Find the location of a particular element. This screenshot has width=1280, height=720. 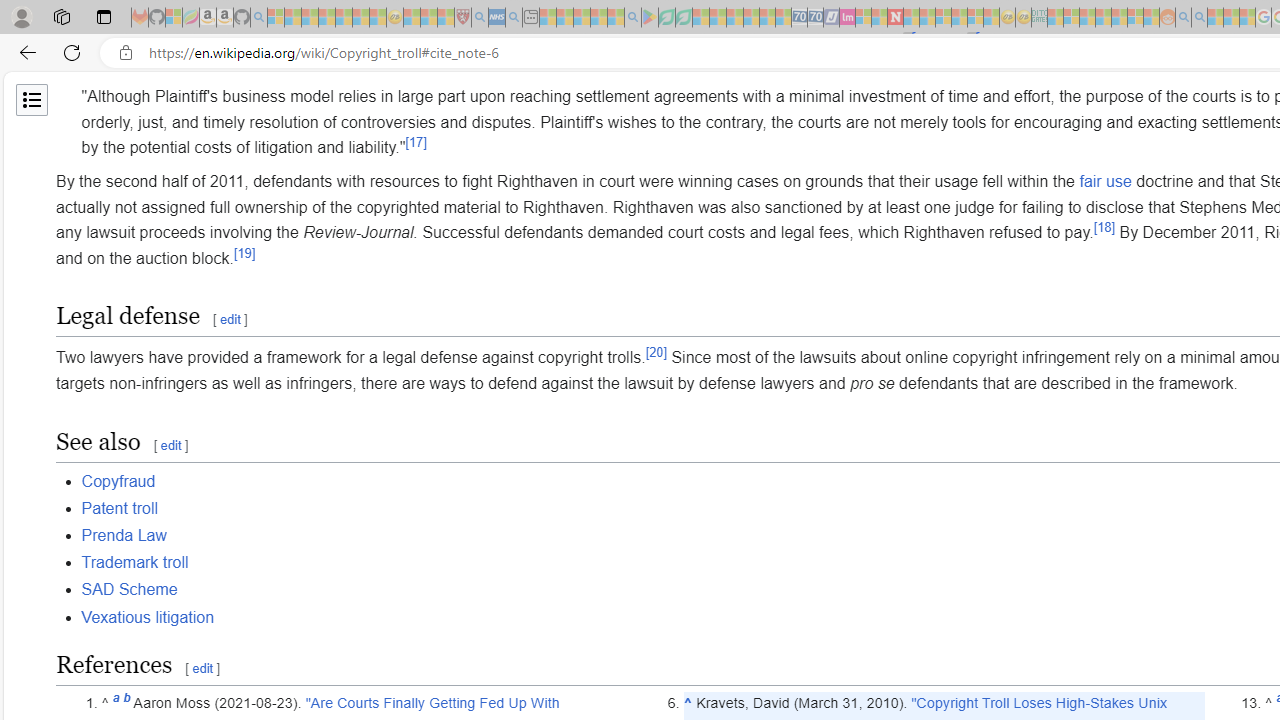

'Patent troll' is located at coordinates (118, 506).